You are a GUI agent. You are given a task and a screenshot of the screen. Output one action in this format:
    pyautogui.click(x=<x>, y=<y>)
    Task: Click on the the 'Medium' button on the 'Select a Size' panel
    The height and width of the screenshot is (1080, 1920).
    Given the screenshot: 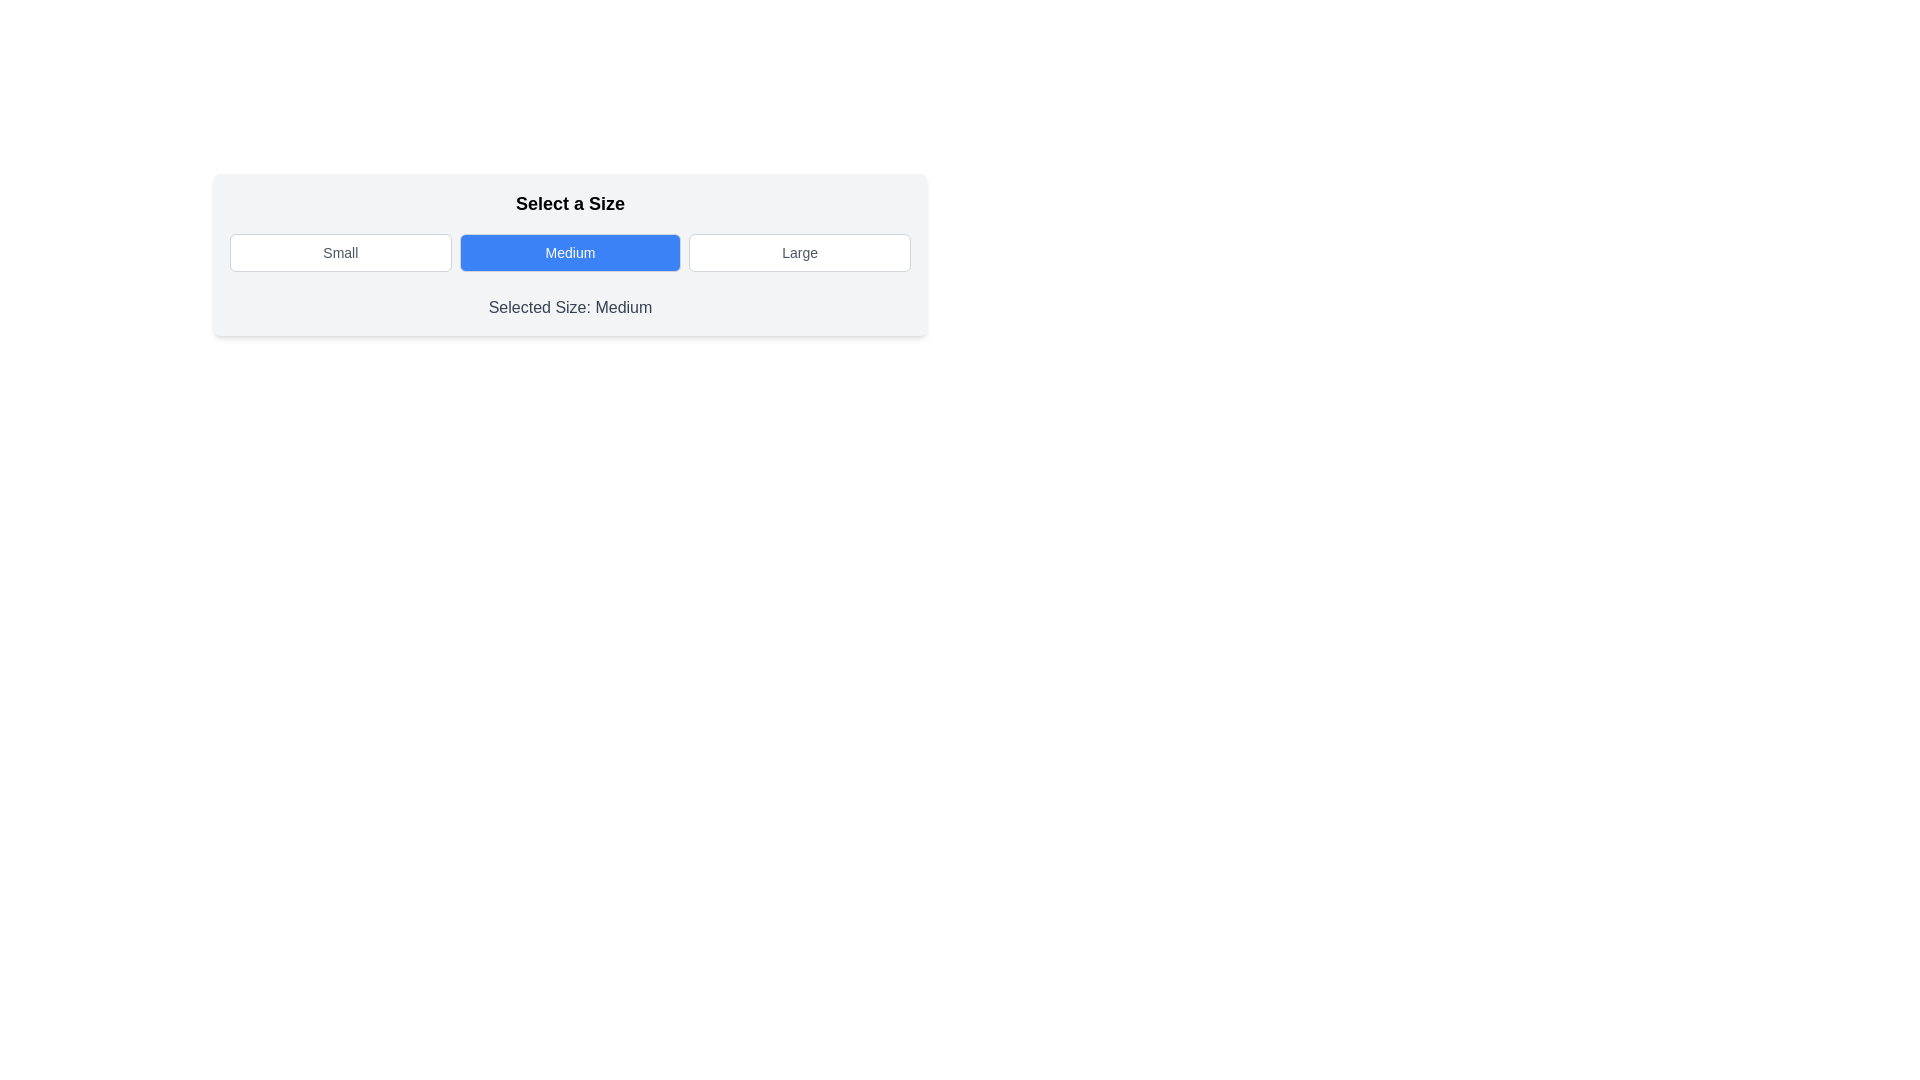 What is the action you would take?
    pyautogui.click(x=569, y=253)
    